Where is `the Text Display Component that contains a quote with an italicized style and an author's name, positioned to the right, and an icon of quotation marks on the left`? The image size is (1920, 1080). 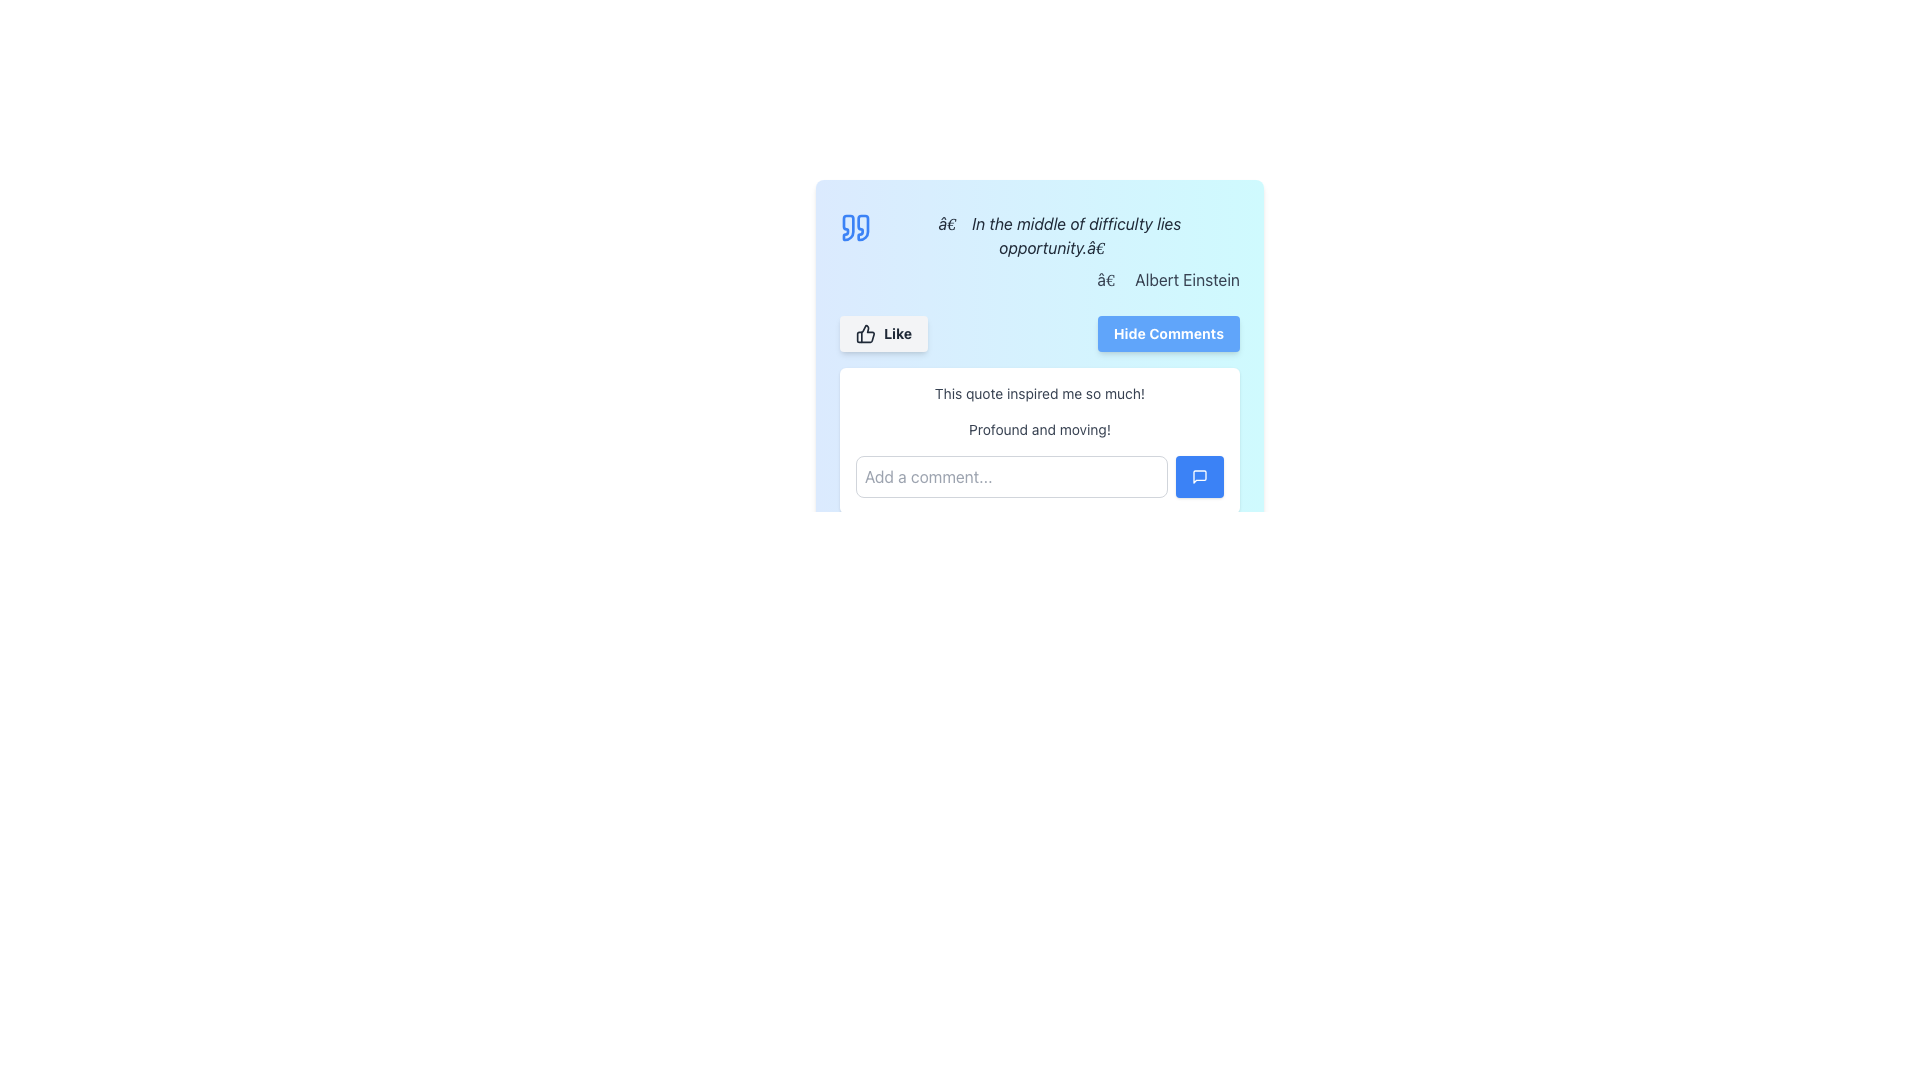 the Text Display Component that contains a quote with an italicized style and an author's name, positioned to the right, and an icon of quotation marks on the left is located at coordinates (1040, 250).